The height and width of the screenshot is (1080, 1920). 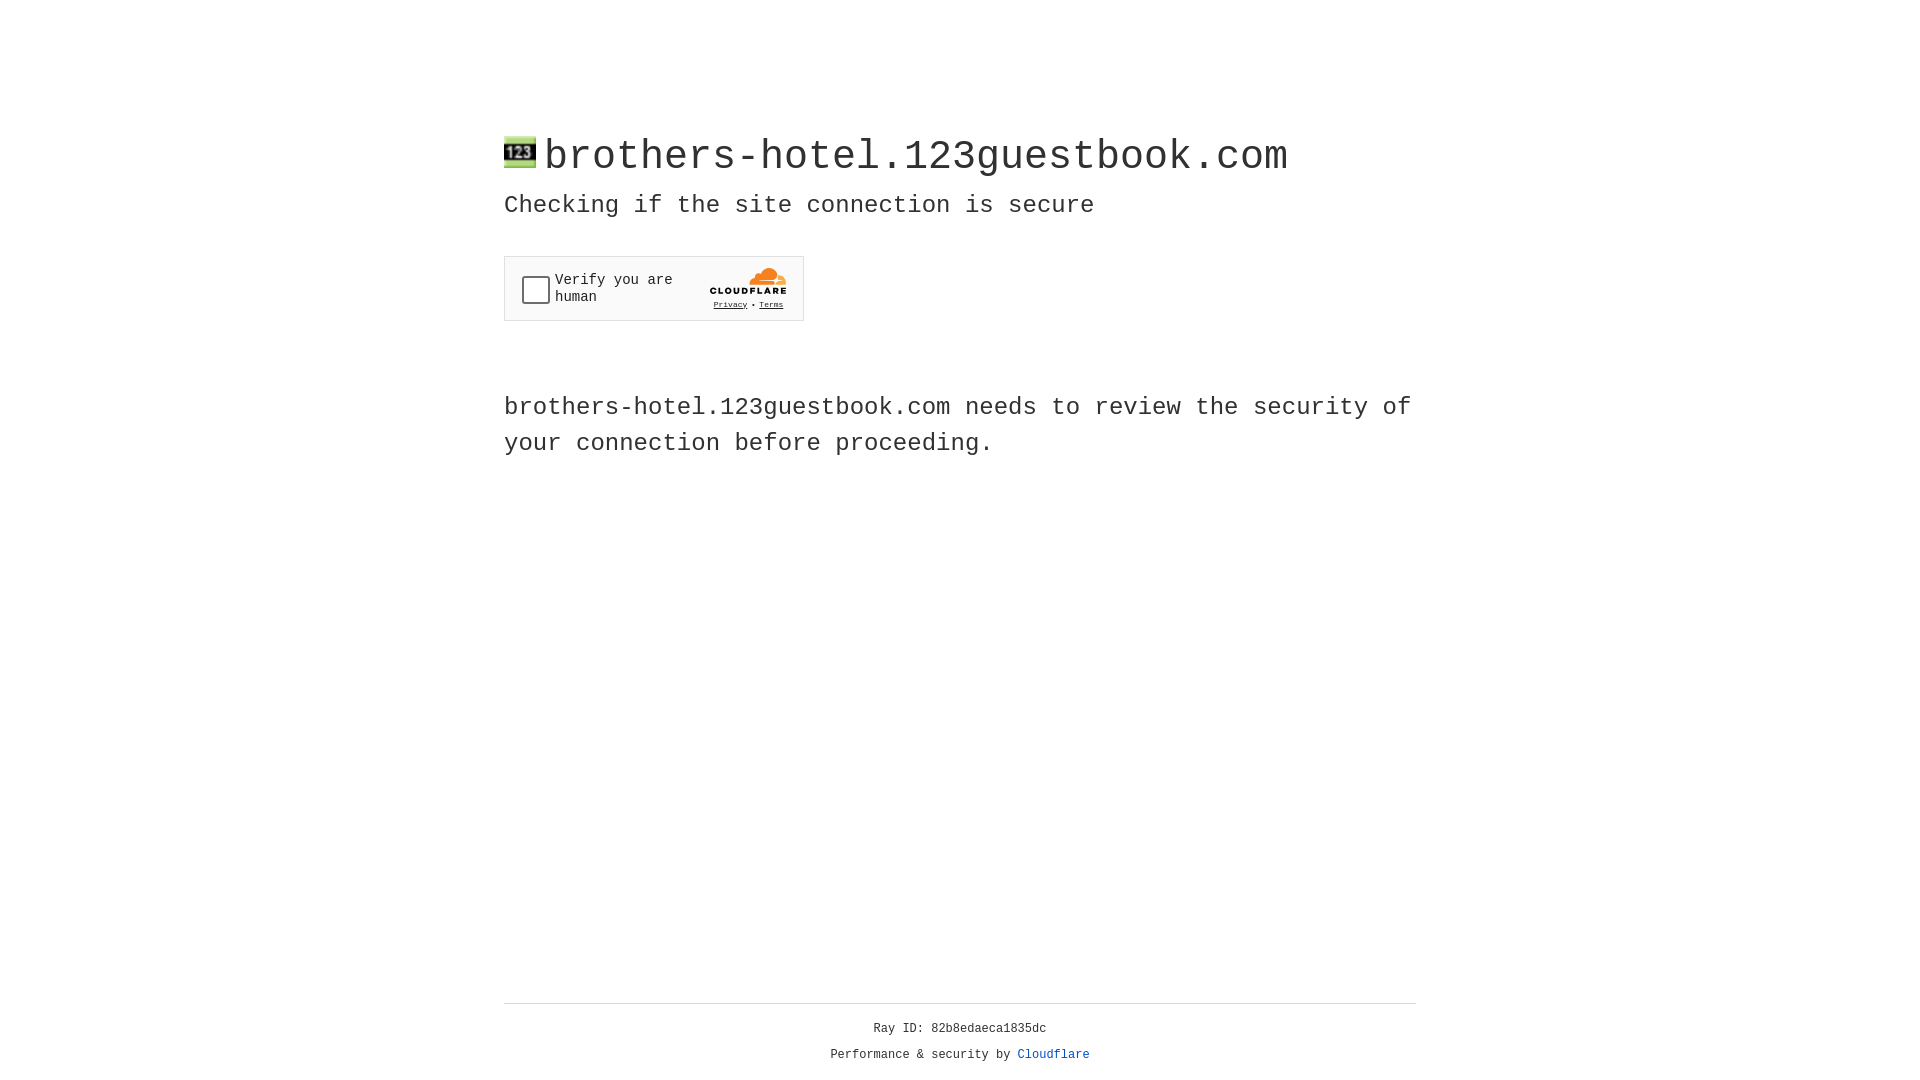 What do you see at coordinates (653, 288) in the screenshot?
I see `'Widget containing a Cloudflare security challenge'` at bounding box center [653, 288].